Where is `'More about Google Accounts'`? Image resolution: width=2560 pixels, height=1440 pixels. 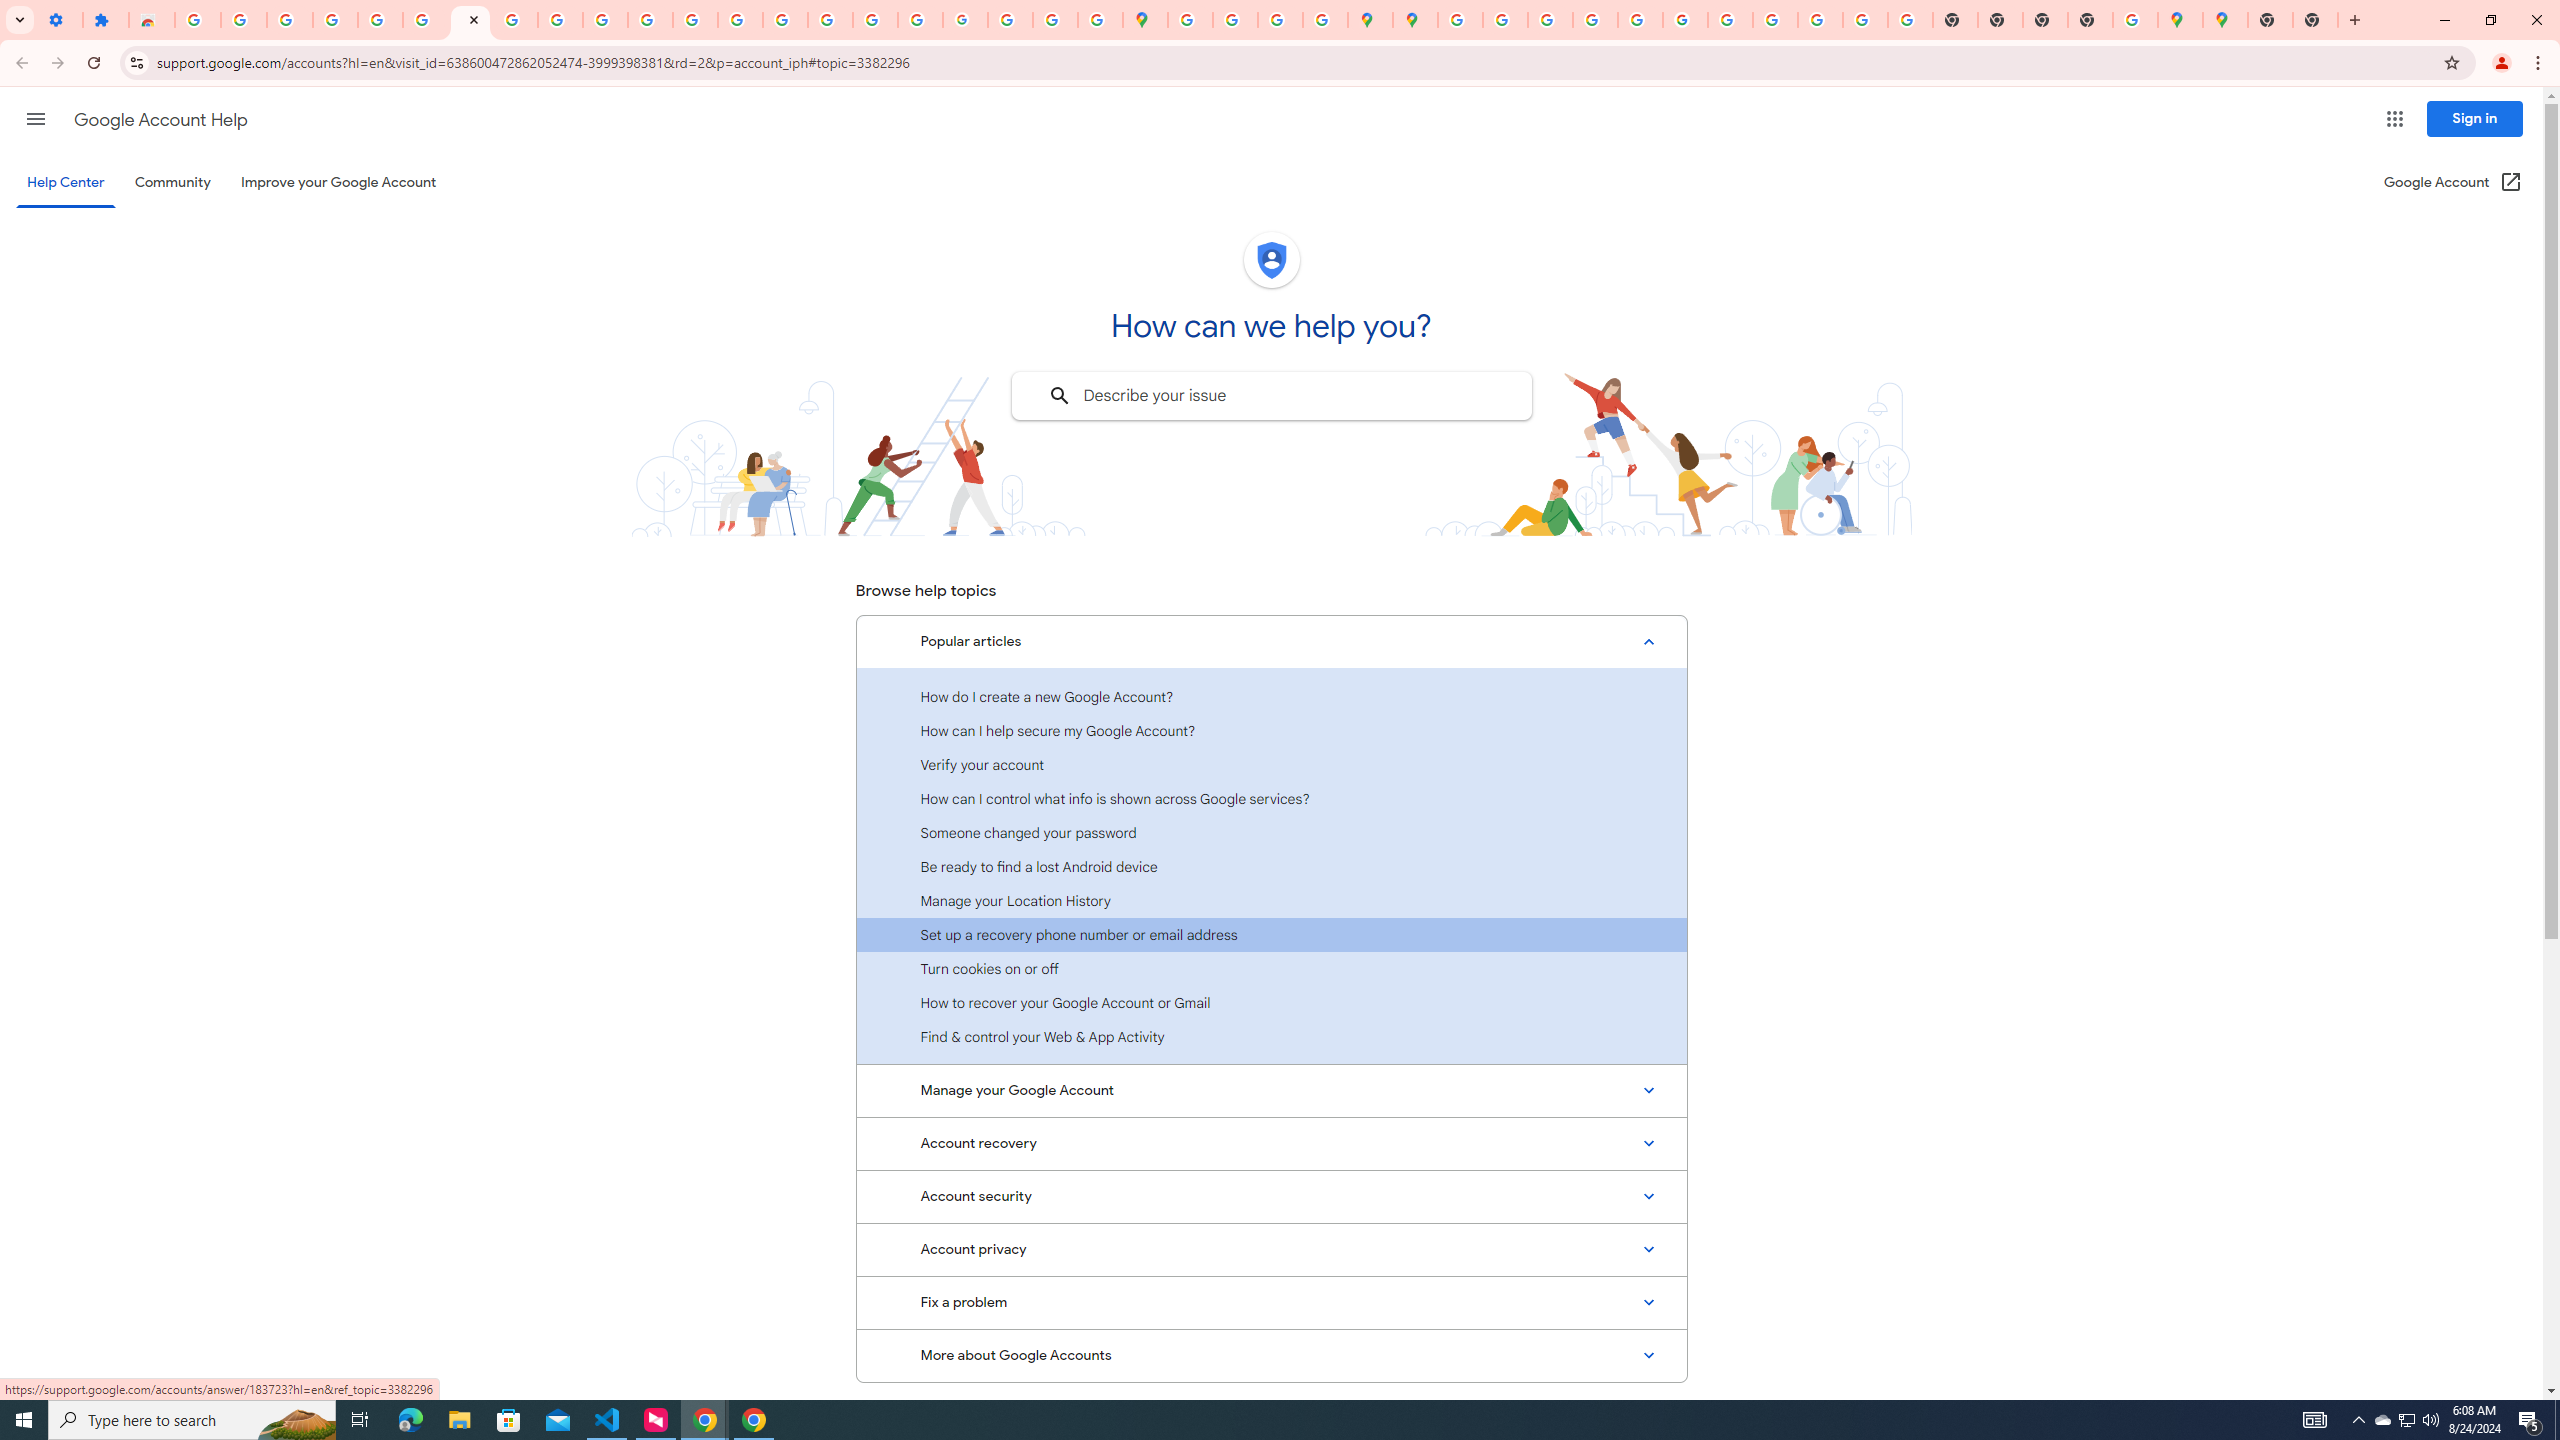 'More about Google Accounts' is located at coordinates (1271, 1355).